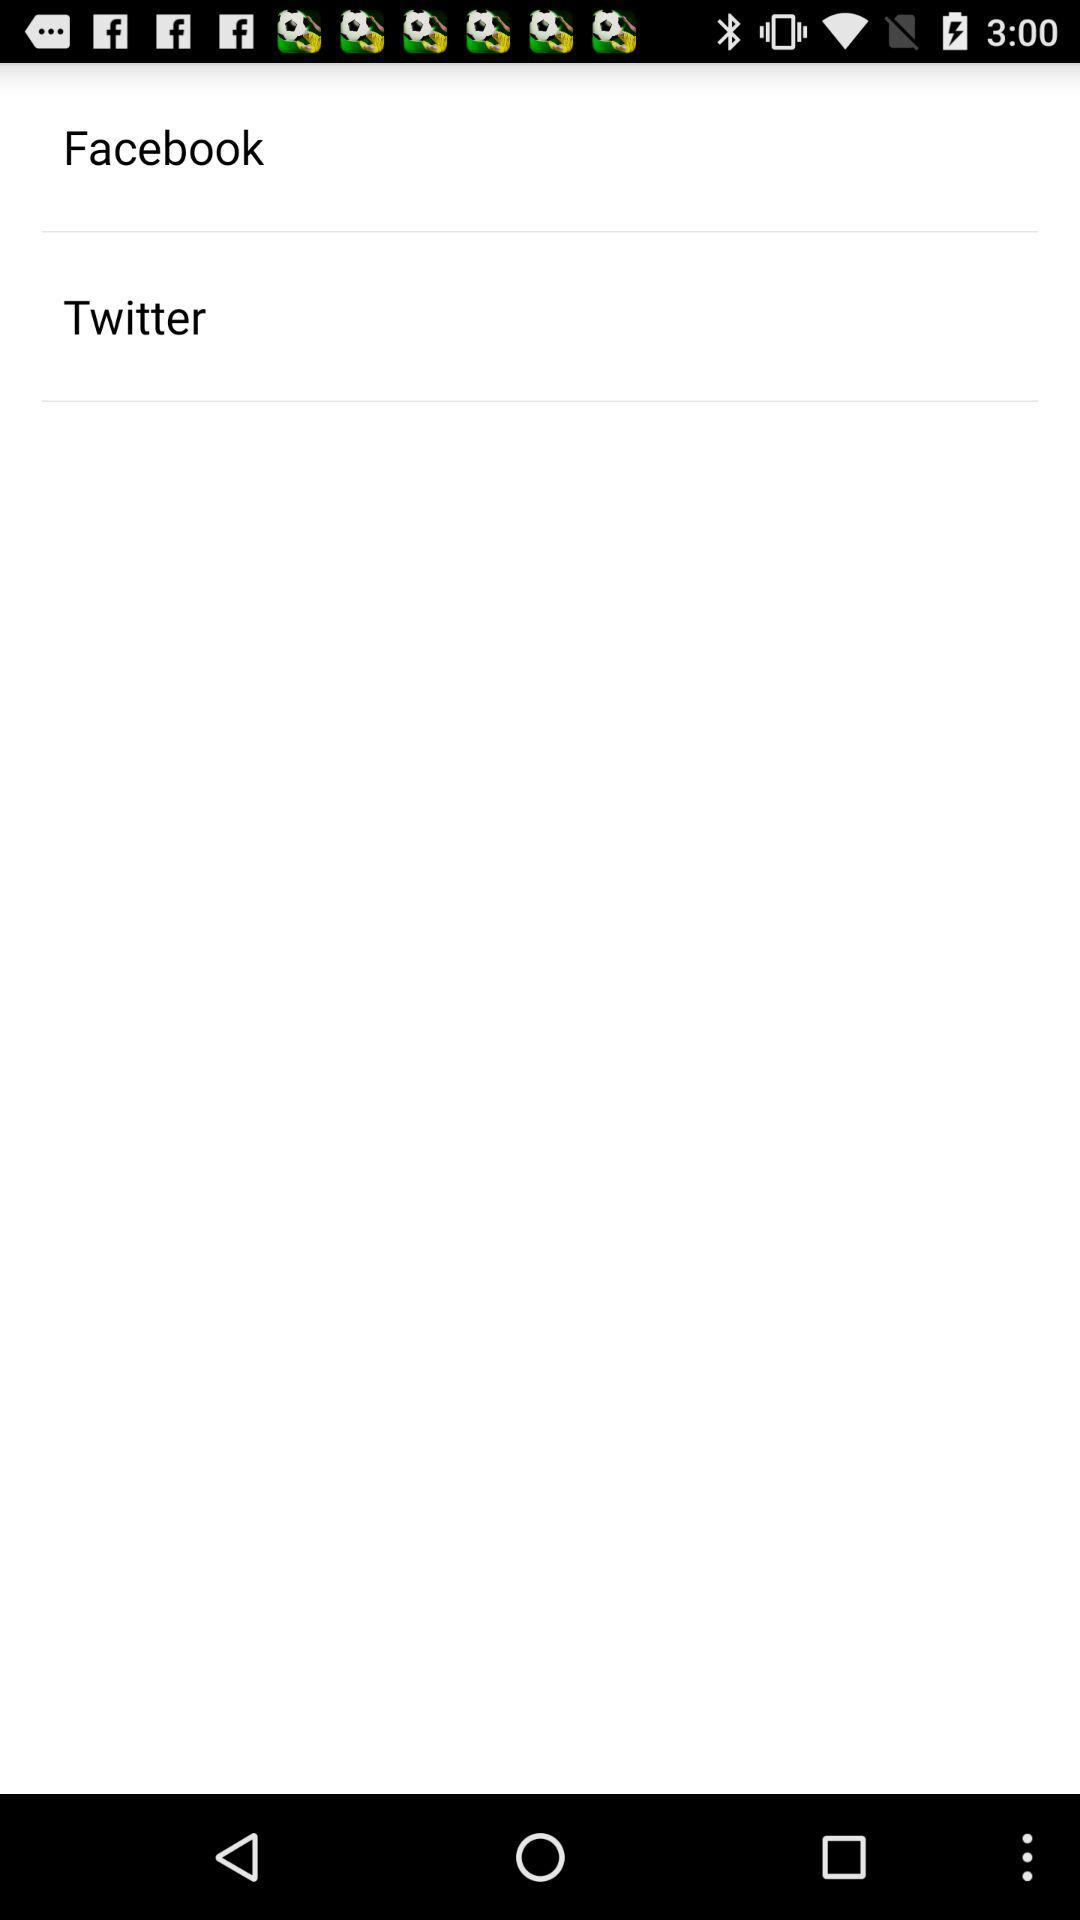 The width and height of the screenshot is (1080, 1920). What do you see at coordinates (162, 145) in the screenshot?
I see `facebook` at bounding box center [162, 145].